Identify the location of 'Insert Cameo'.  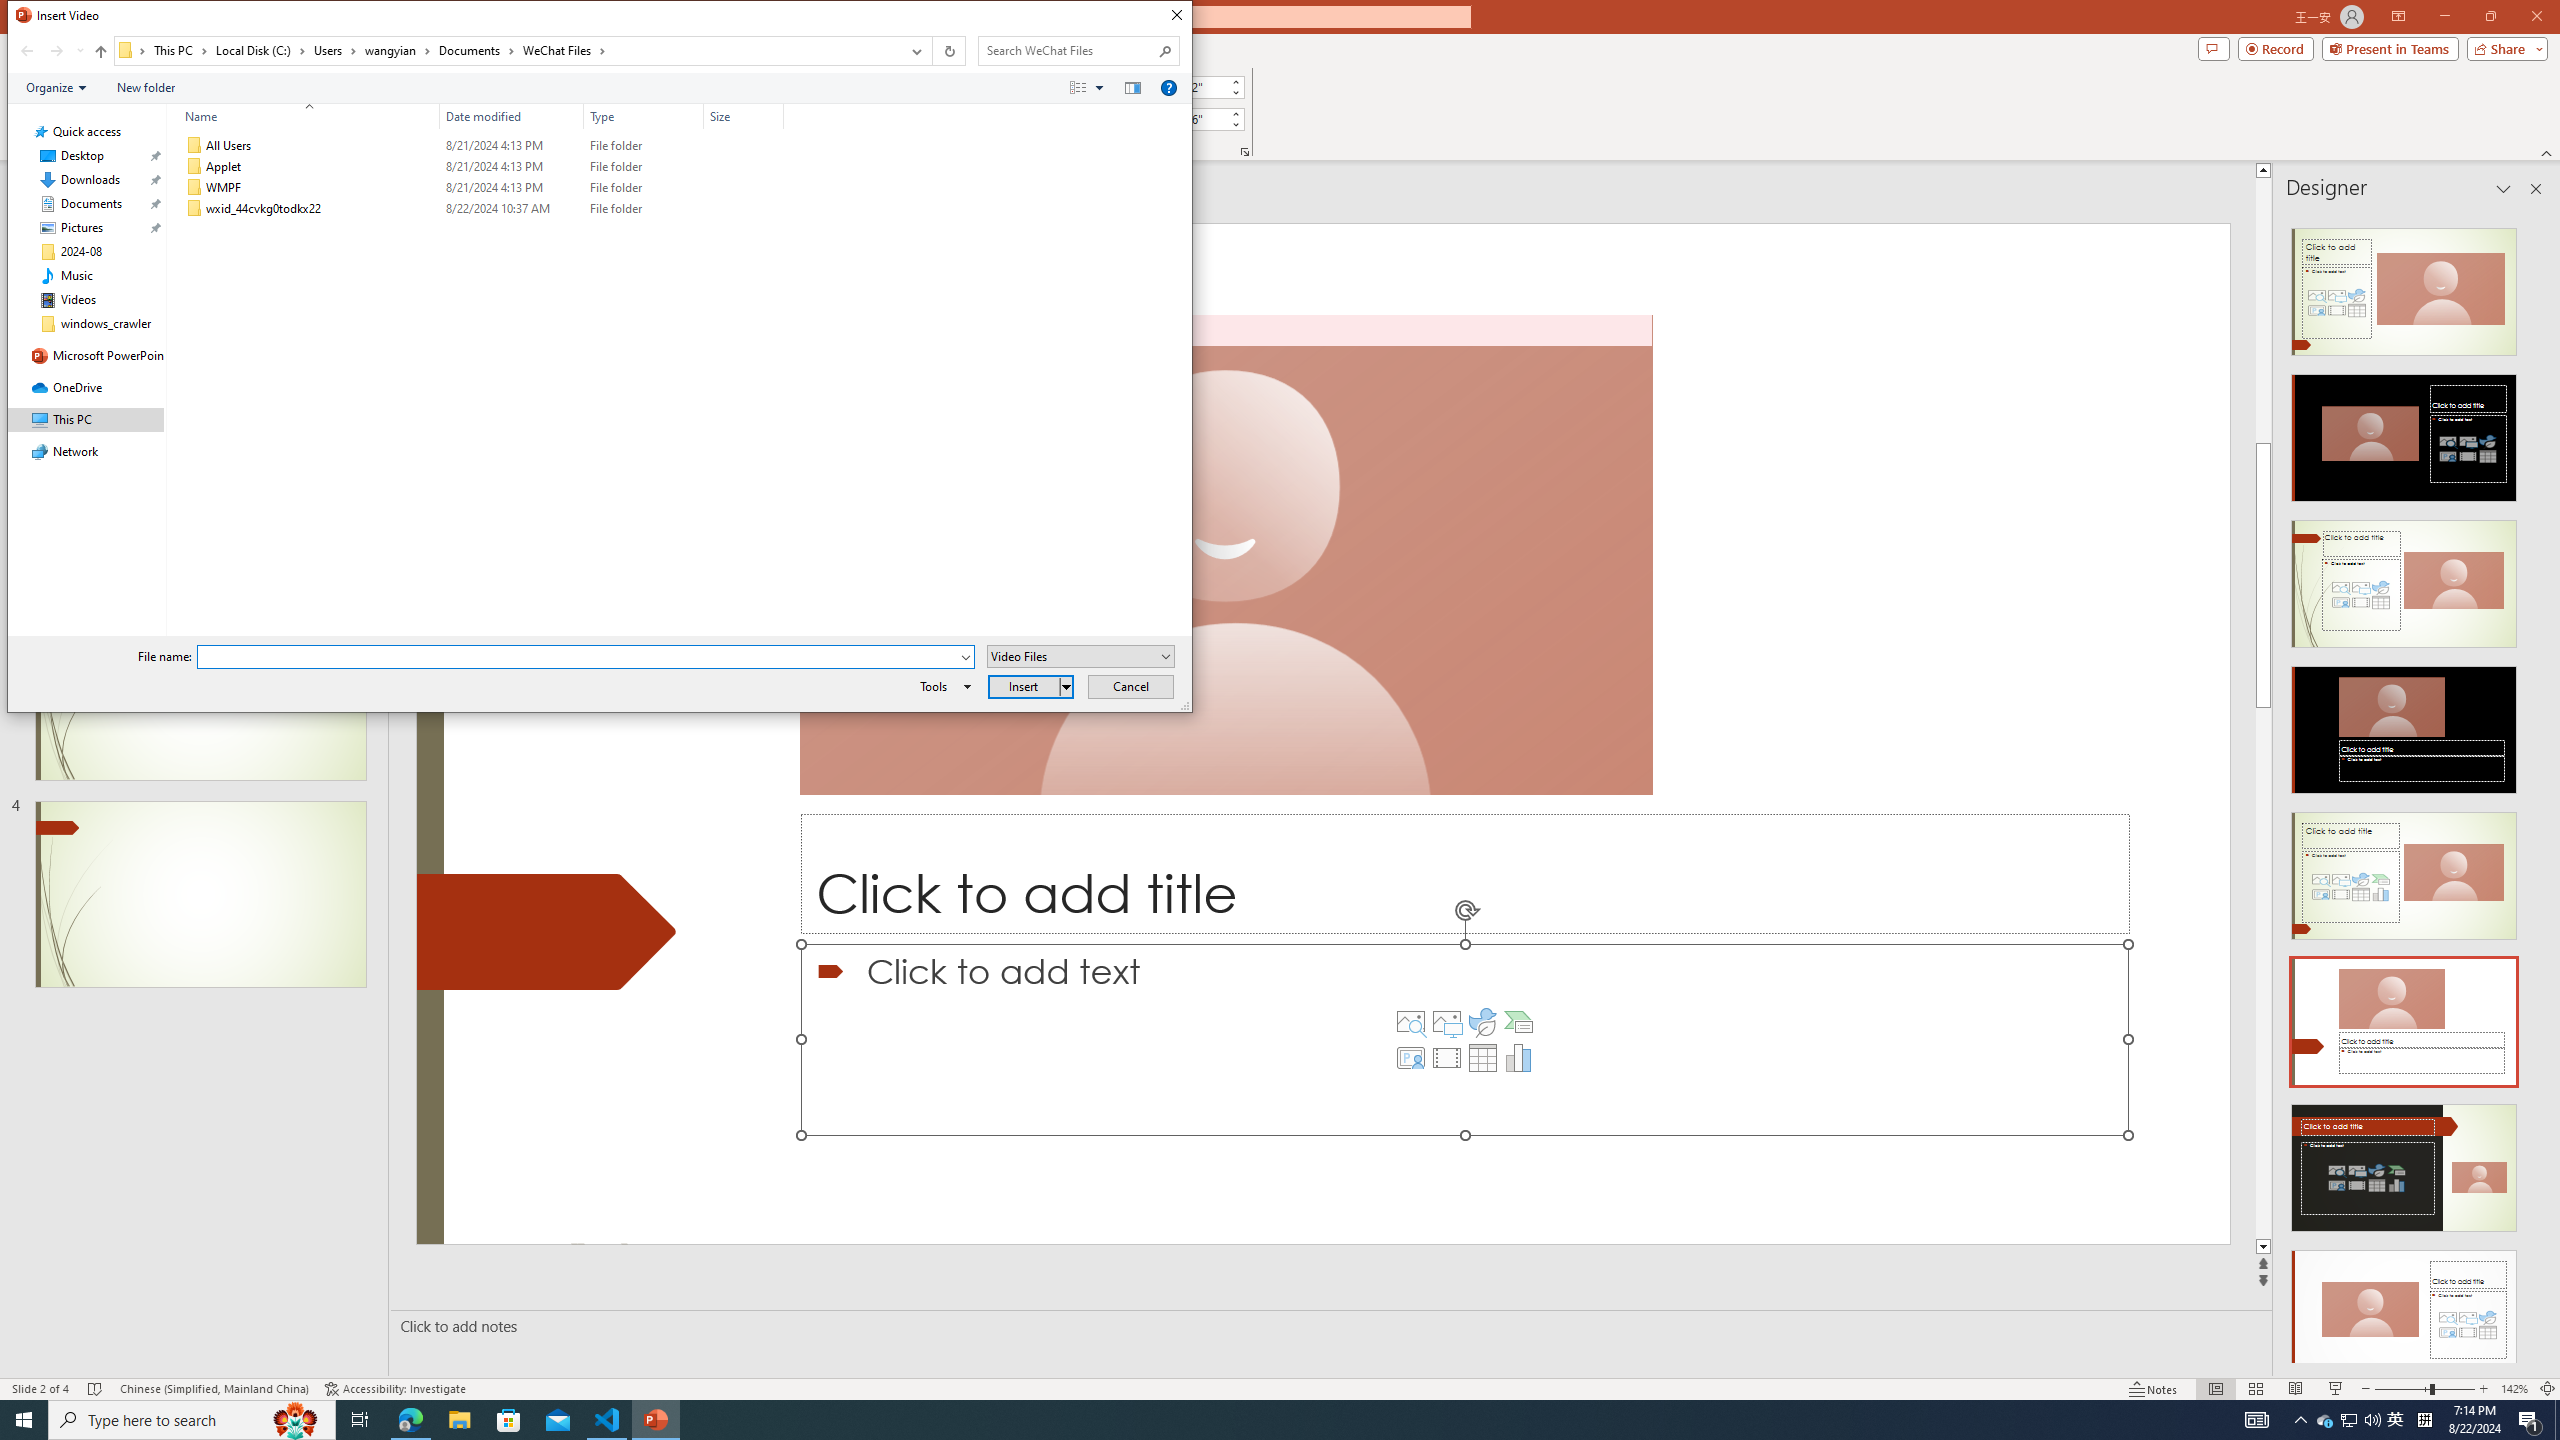
(1410, 1057).